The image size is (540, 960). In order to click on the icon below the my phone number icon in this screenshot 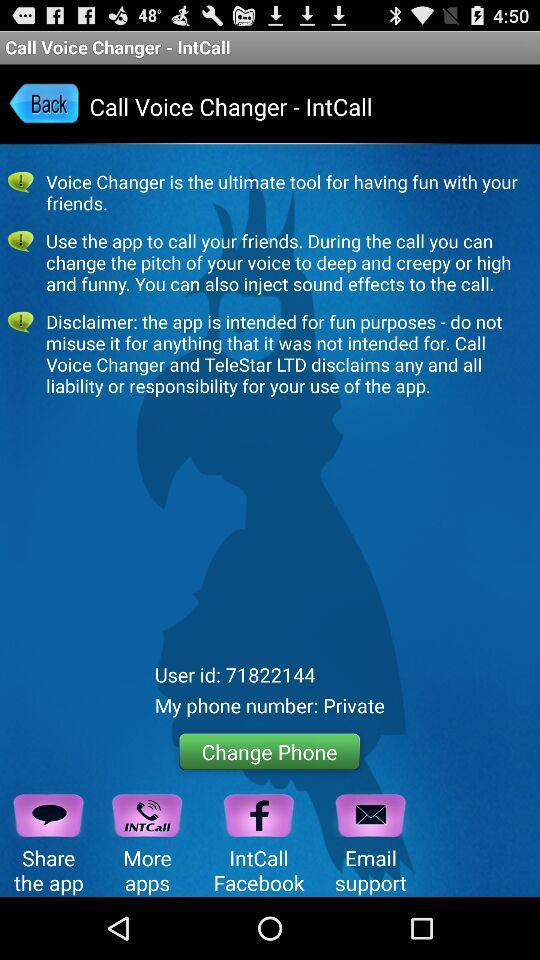, I will do `click(269, 750)`.